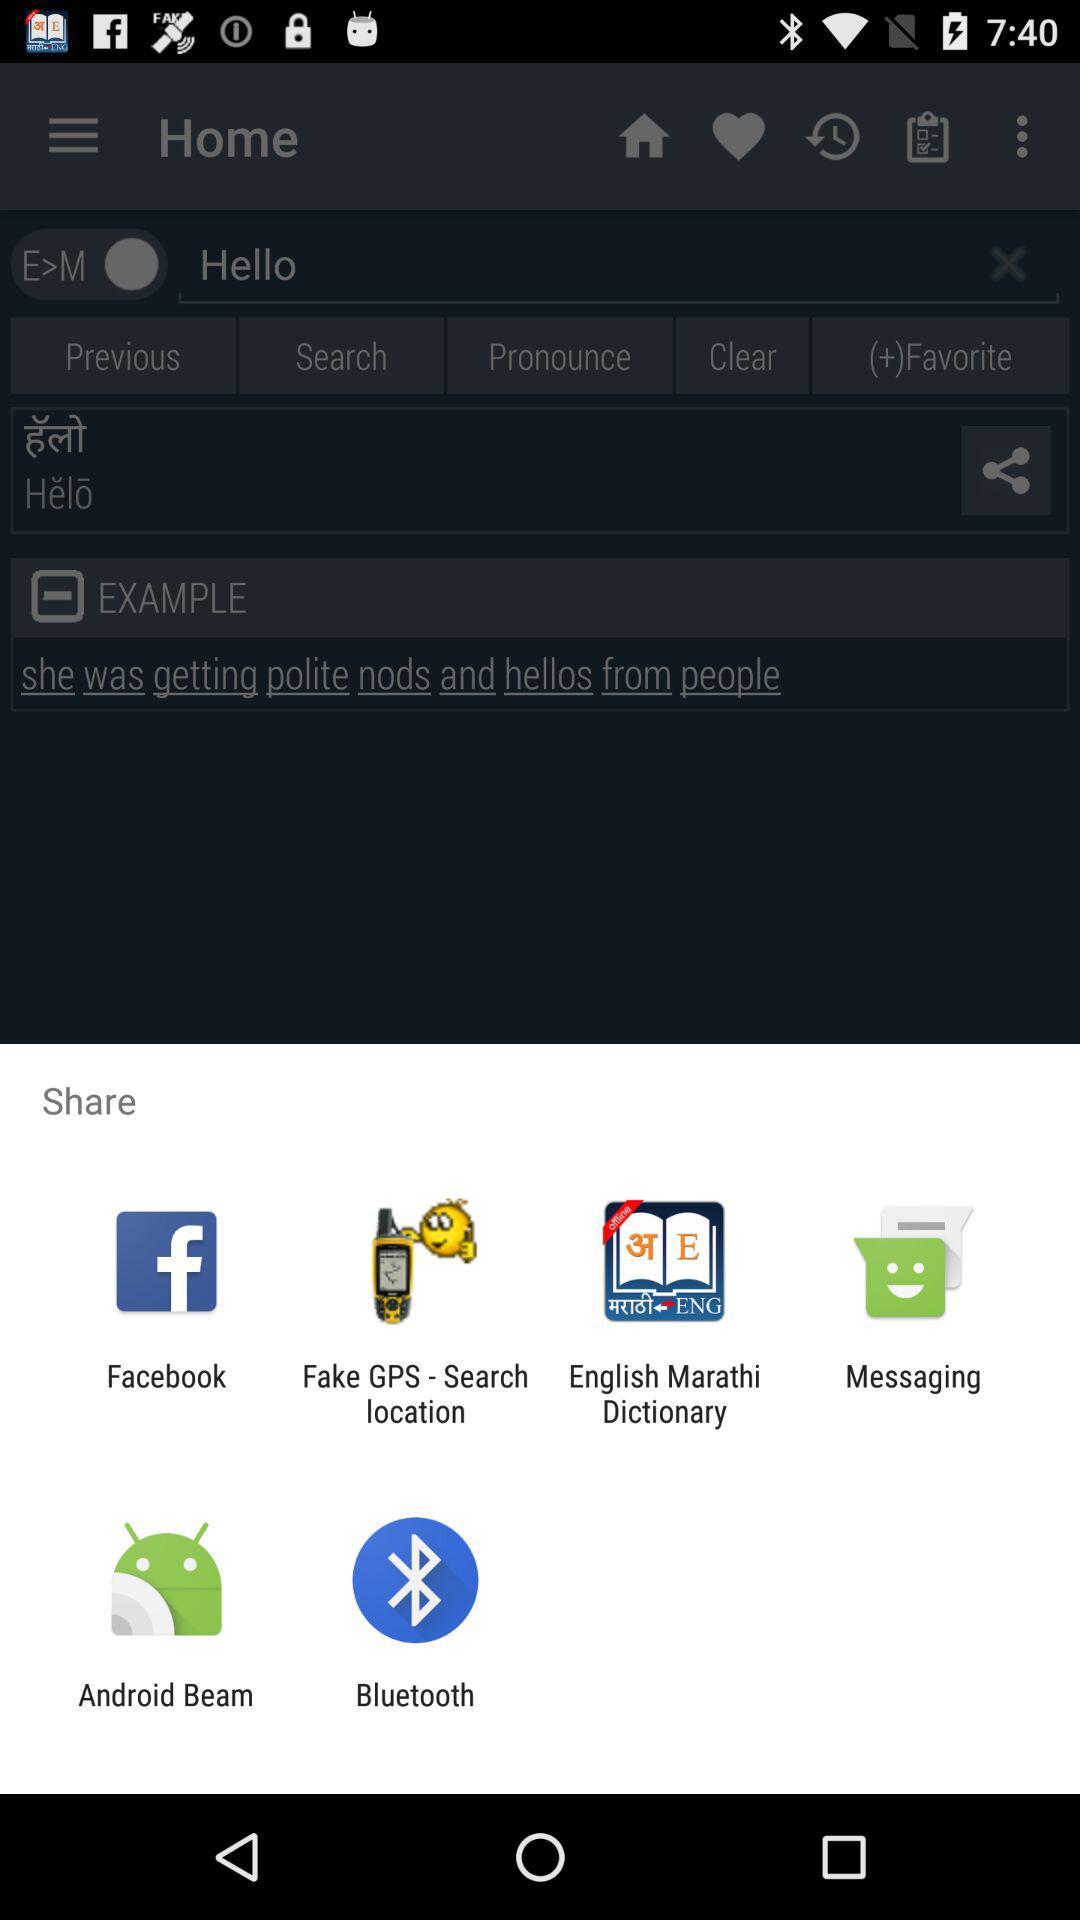  Describe the element at coordinates (664, 1392) in the screenshot. I see `english marathi dictionary item` at that location.